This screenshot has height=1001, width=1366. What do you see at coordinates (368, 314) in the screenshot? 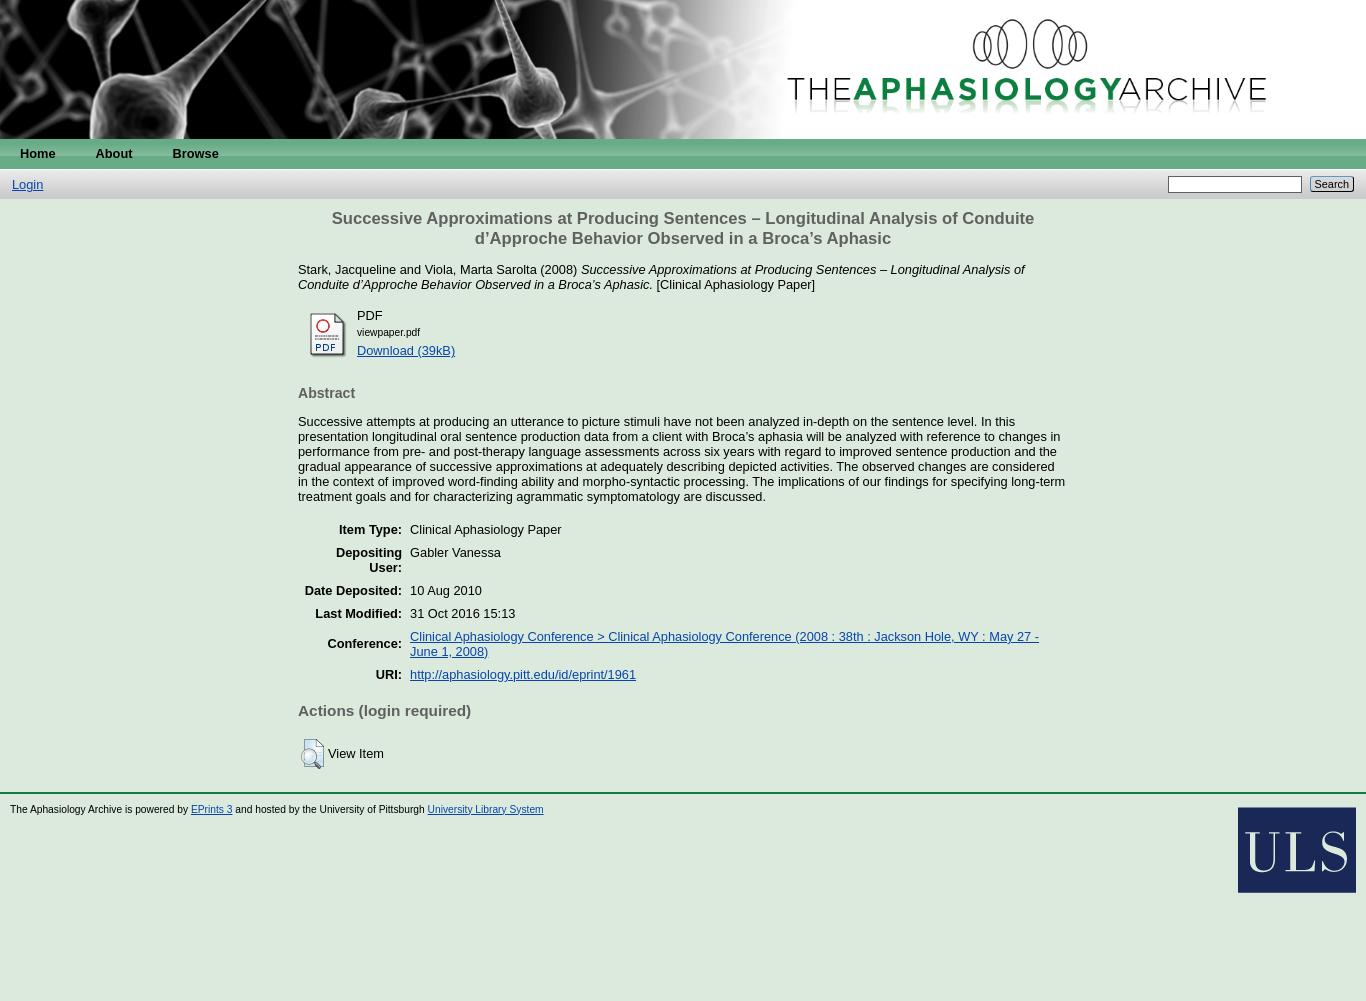
I see `'PDF'` at bounding box center [368, 314].